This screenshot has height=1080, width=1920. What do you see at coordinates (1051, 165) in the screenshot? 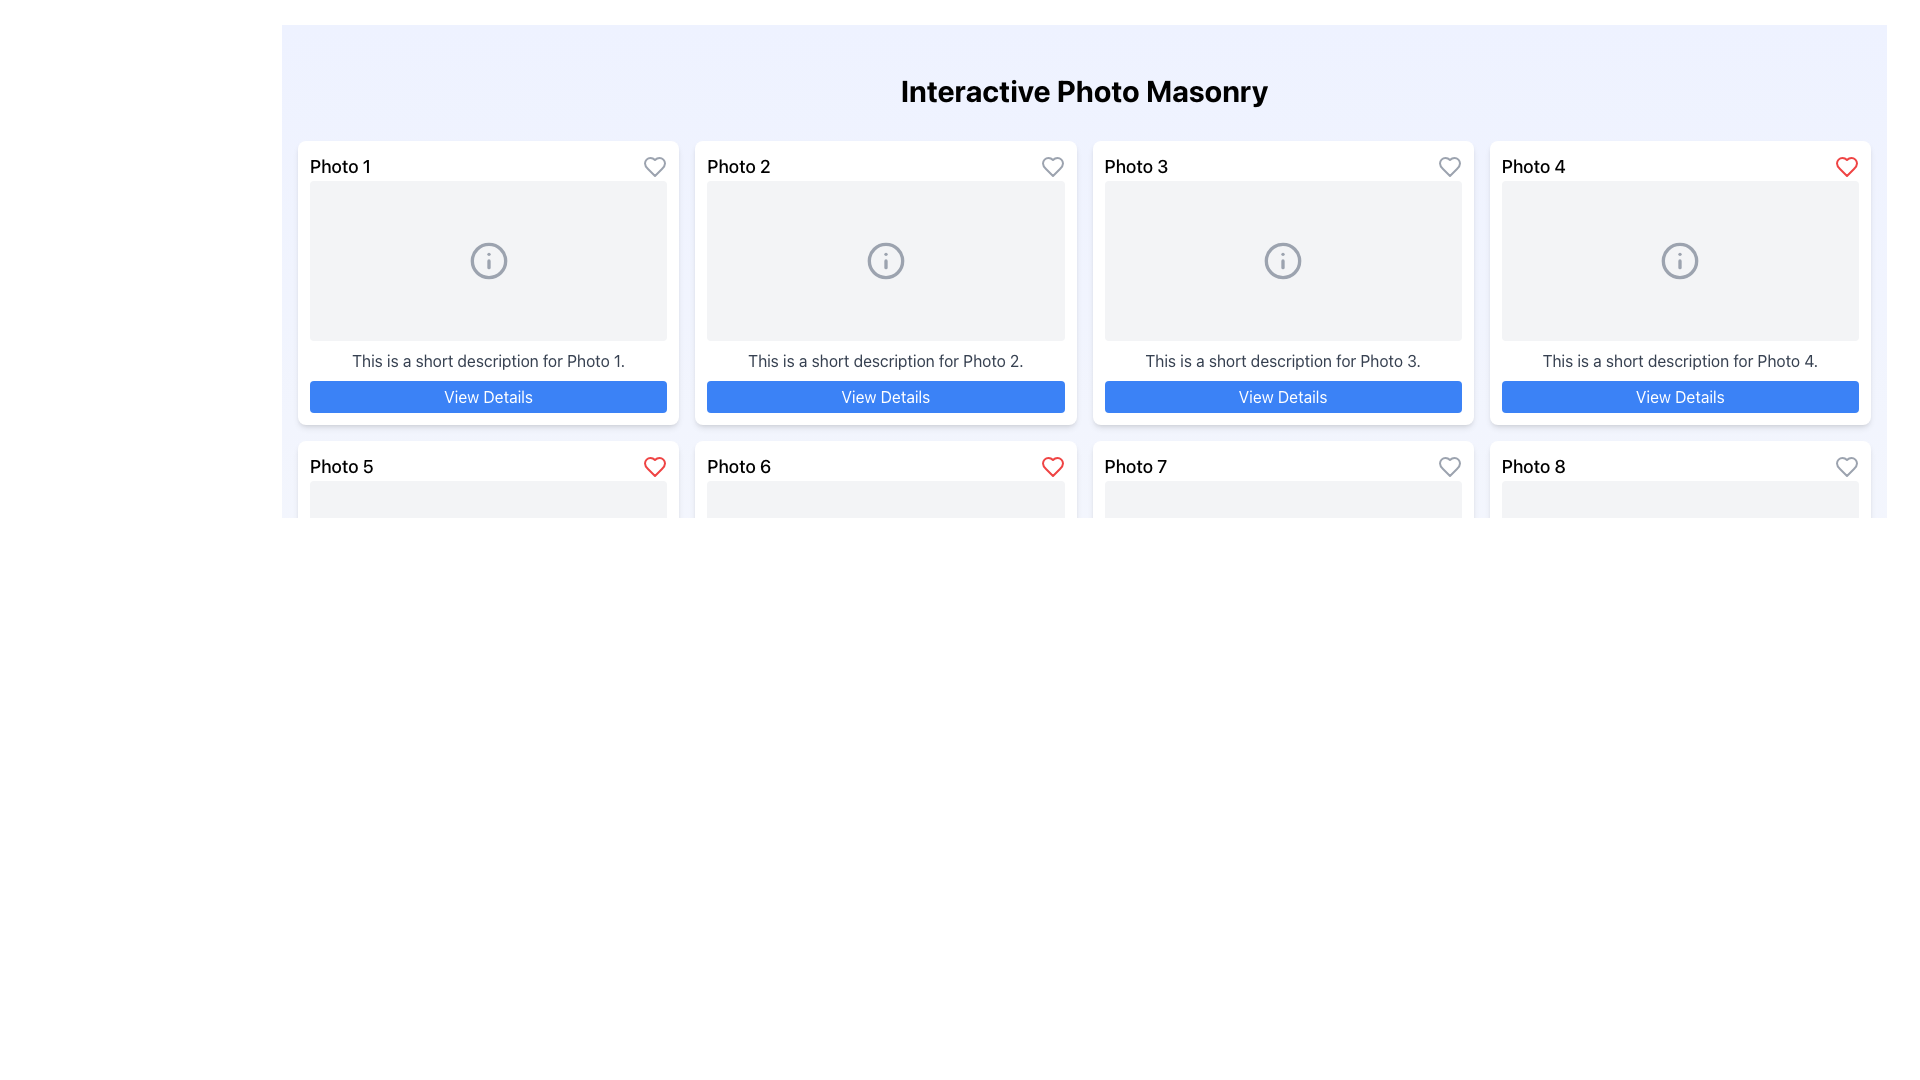
I see `the heart-shaped icon in the top-right corner of the card labeled 'Photo 2'` at bounding box center [1051, 165].